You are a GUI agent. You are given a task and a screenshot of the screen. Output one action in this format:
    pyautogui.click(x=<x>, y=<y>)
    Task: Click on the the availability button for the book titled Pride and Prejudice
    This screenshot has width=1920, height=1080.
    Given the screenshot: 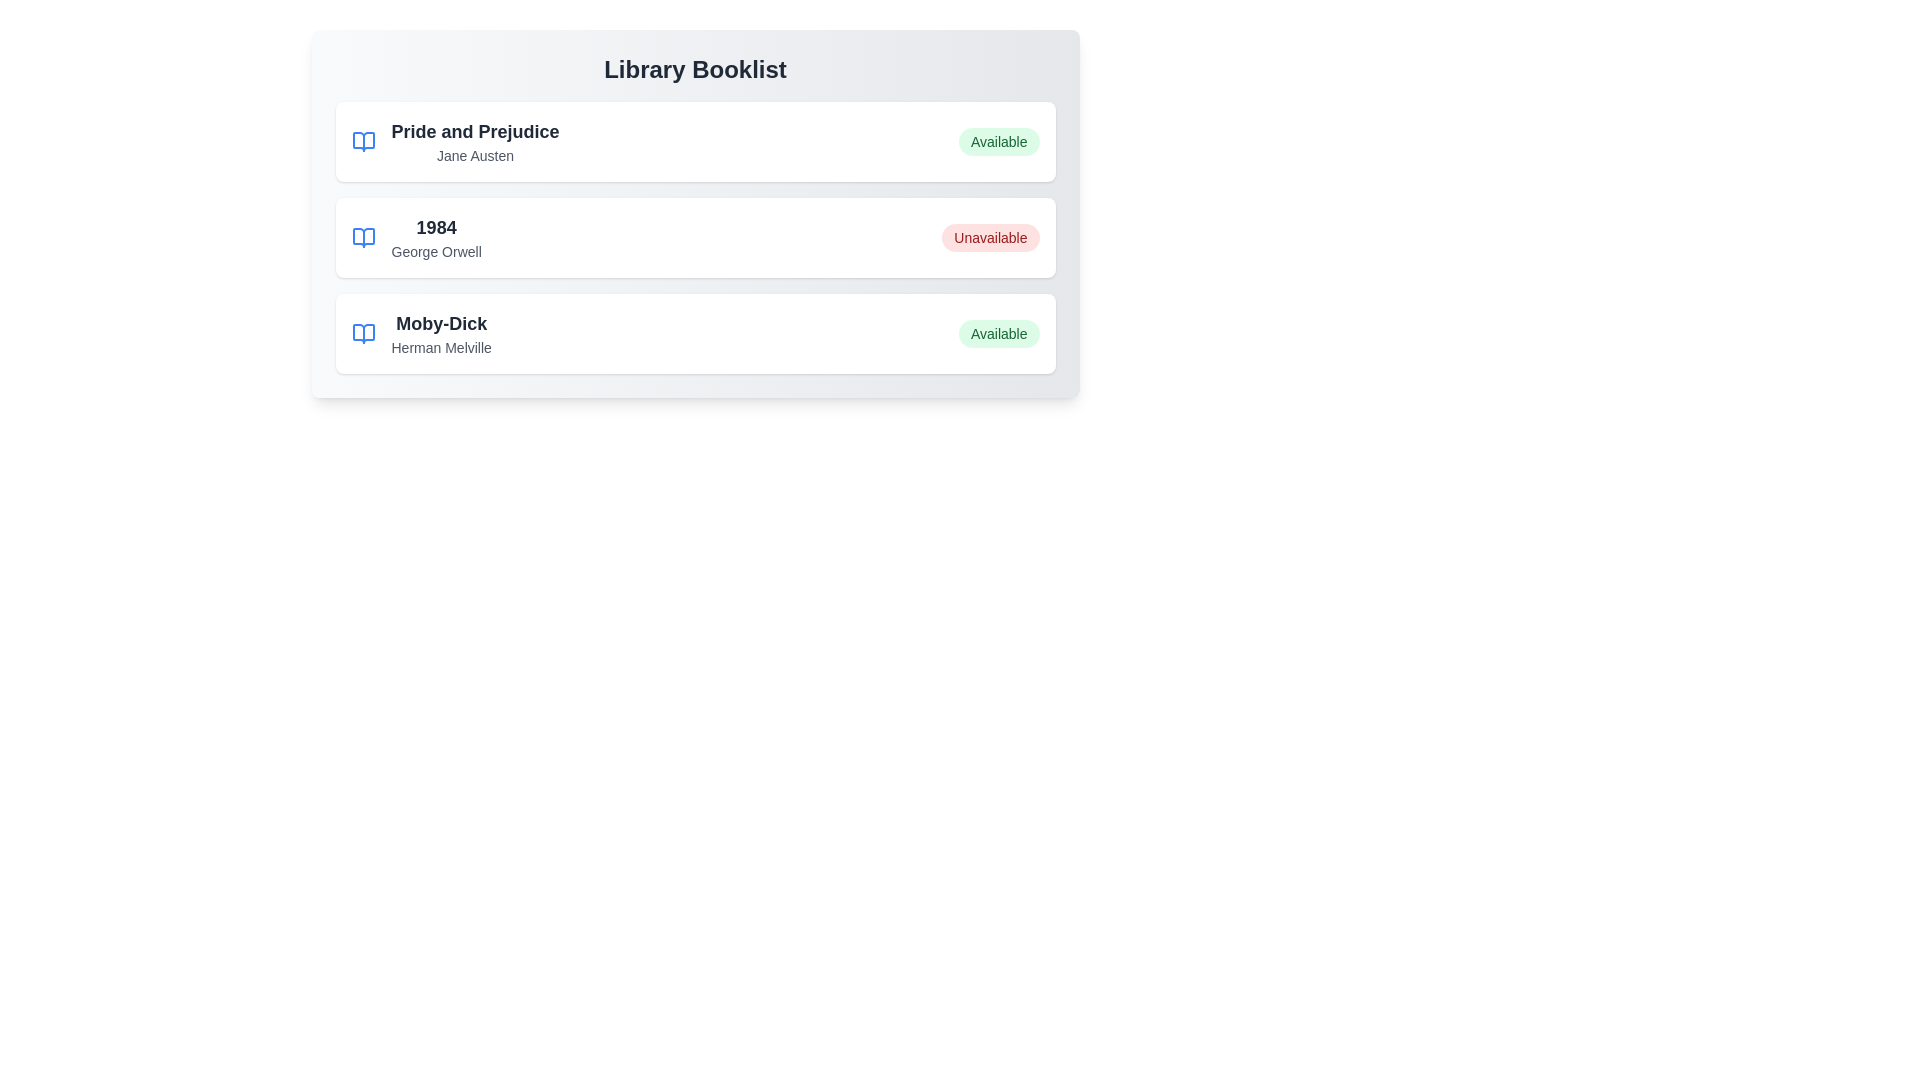 What is the action you would take?
    pyautogui.click(x=999, y=141)
    